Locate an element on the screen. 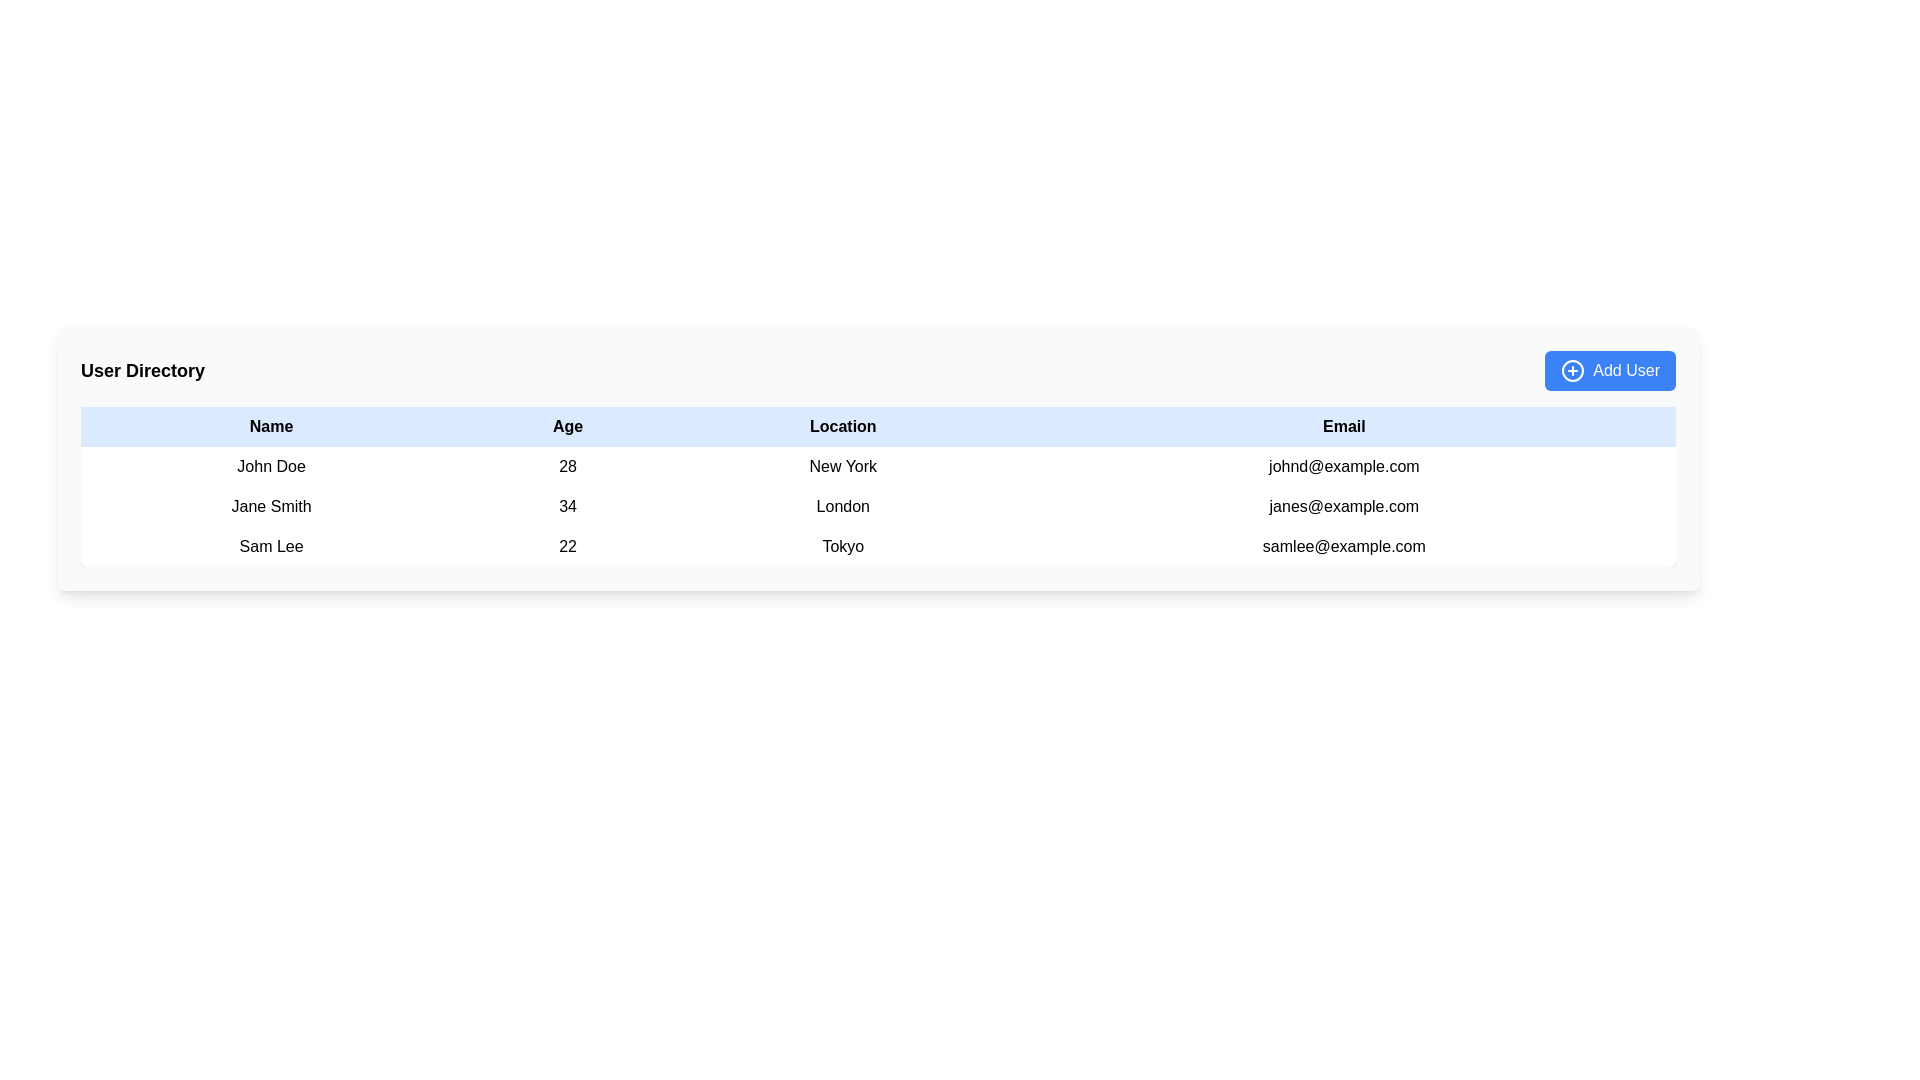 This screenshot has height=1080, width=1920. the table cell displaying 'New York' in the 'Location' column for the row containing 'John Doe' is located at coordinates (843, 466).